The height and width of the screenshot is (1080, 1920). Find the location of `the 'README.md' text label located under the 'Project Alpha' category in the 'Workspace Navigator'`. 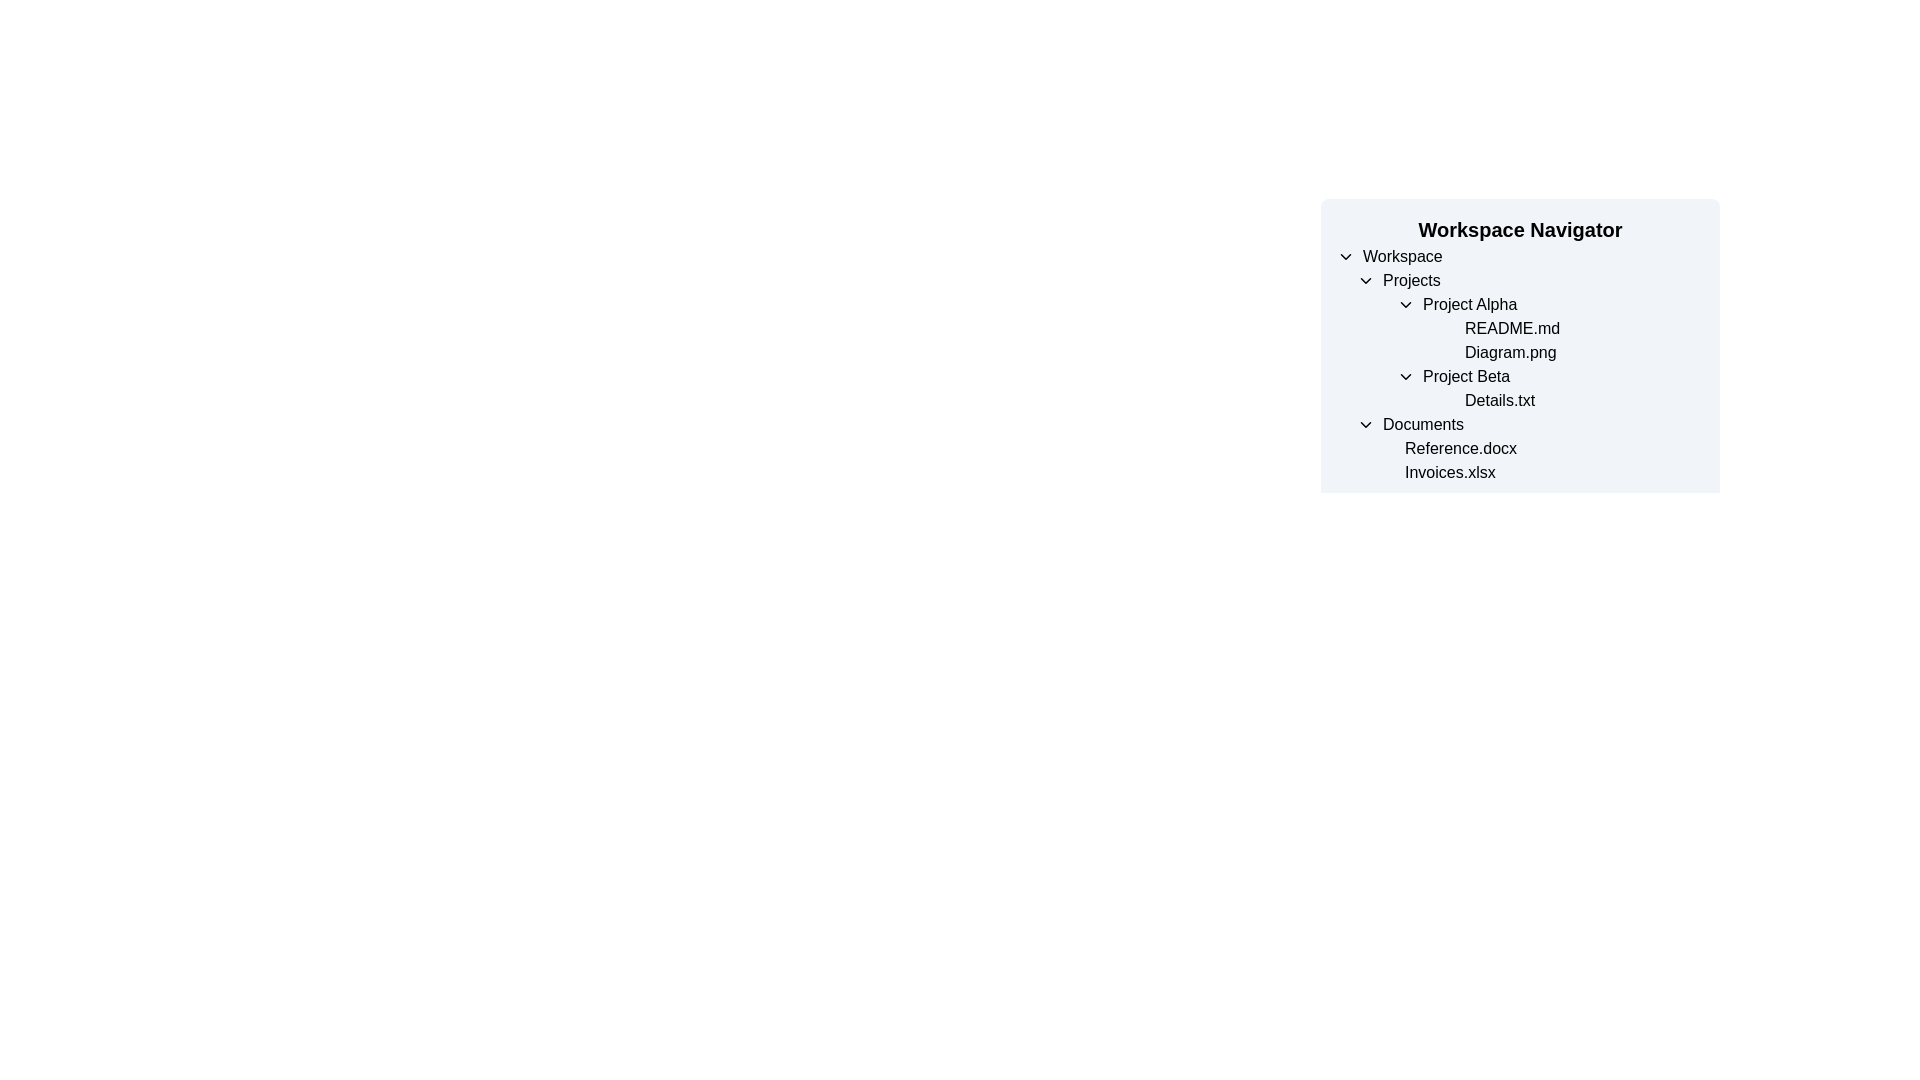

the 'README.md' text label located under the 'Project Alpha' category in the 'Workspace Navigator' is located at coordinates (1512, 327).